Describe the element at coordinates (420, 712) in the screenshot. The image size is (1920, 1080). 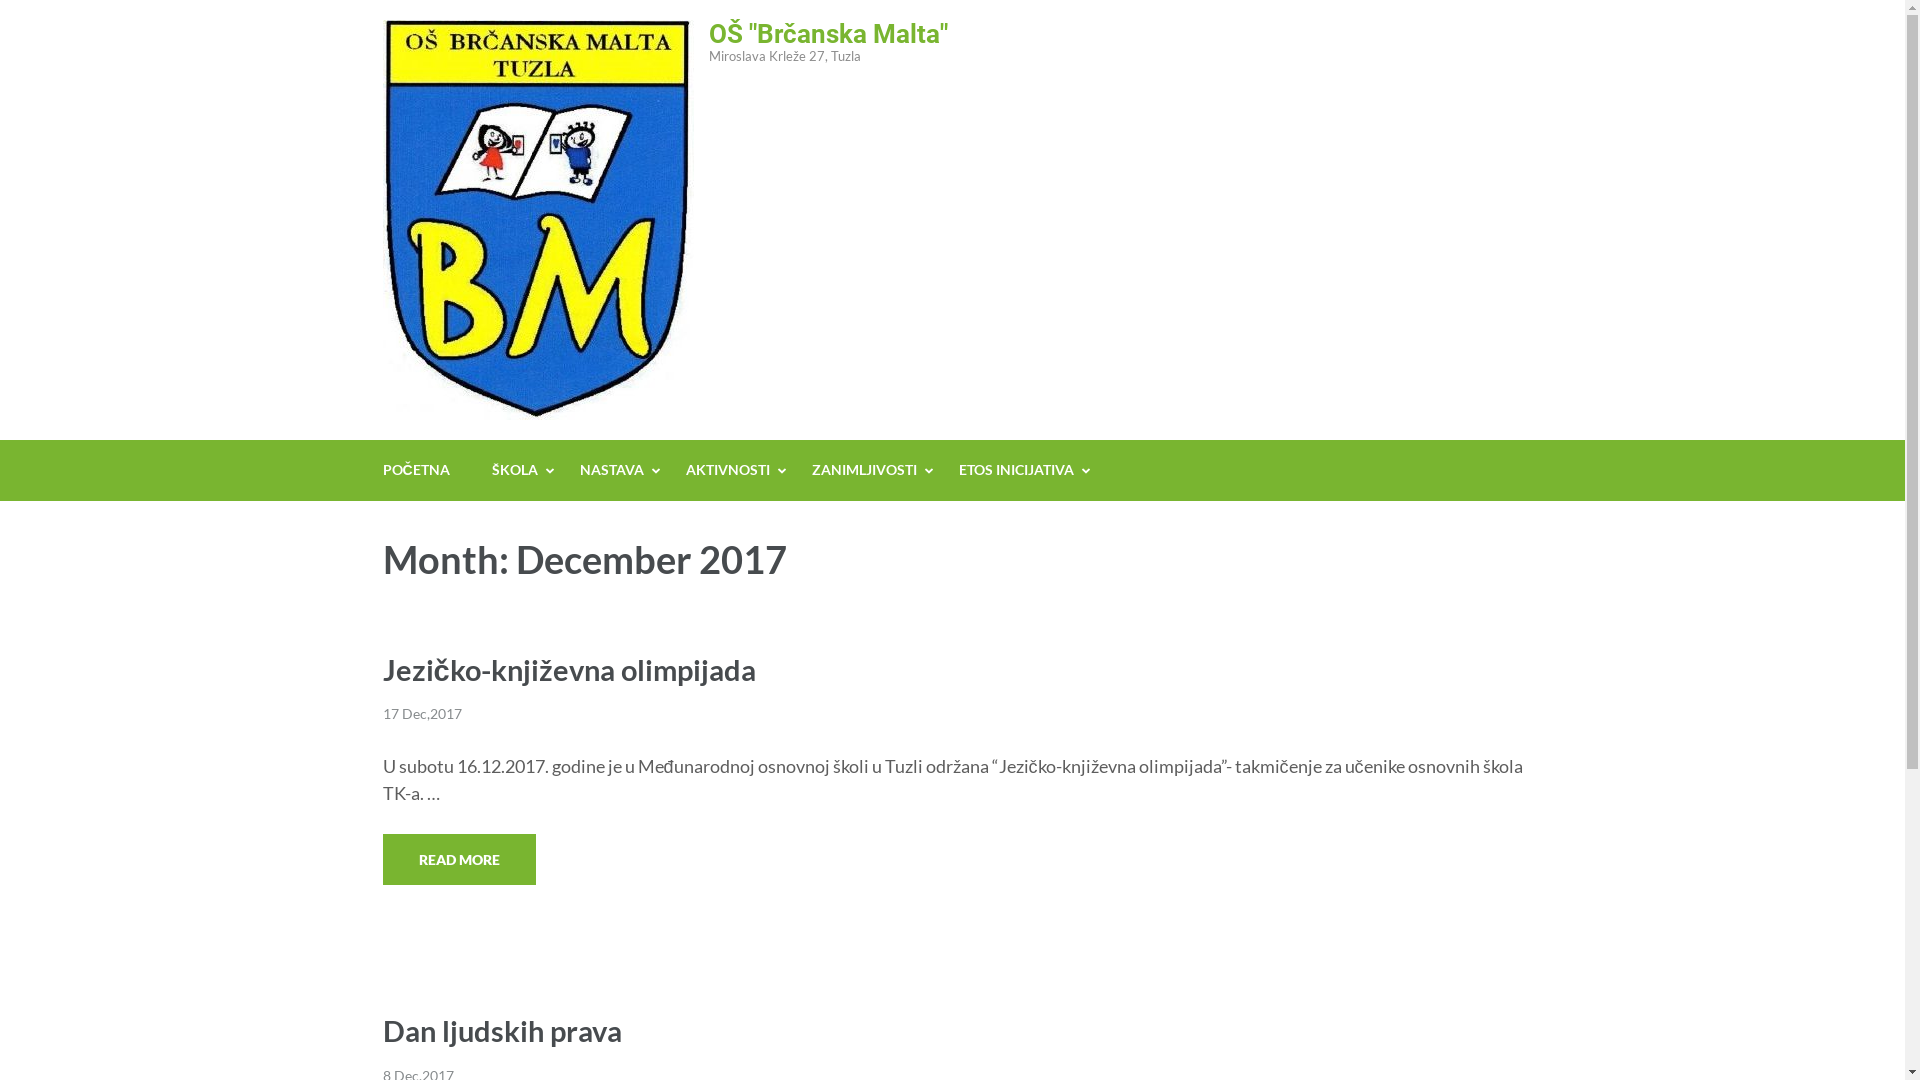
I see `'17 Dec,2017'` at that location.